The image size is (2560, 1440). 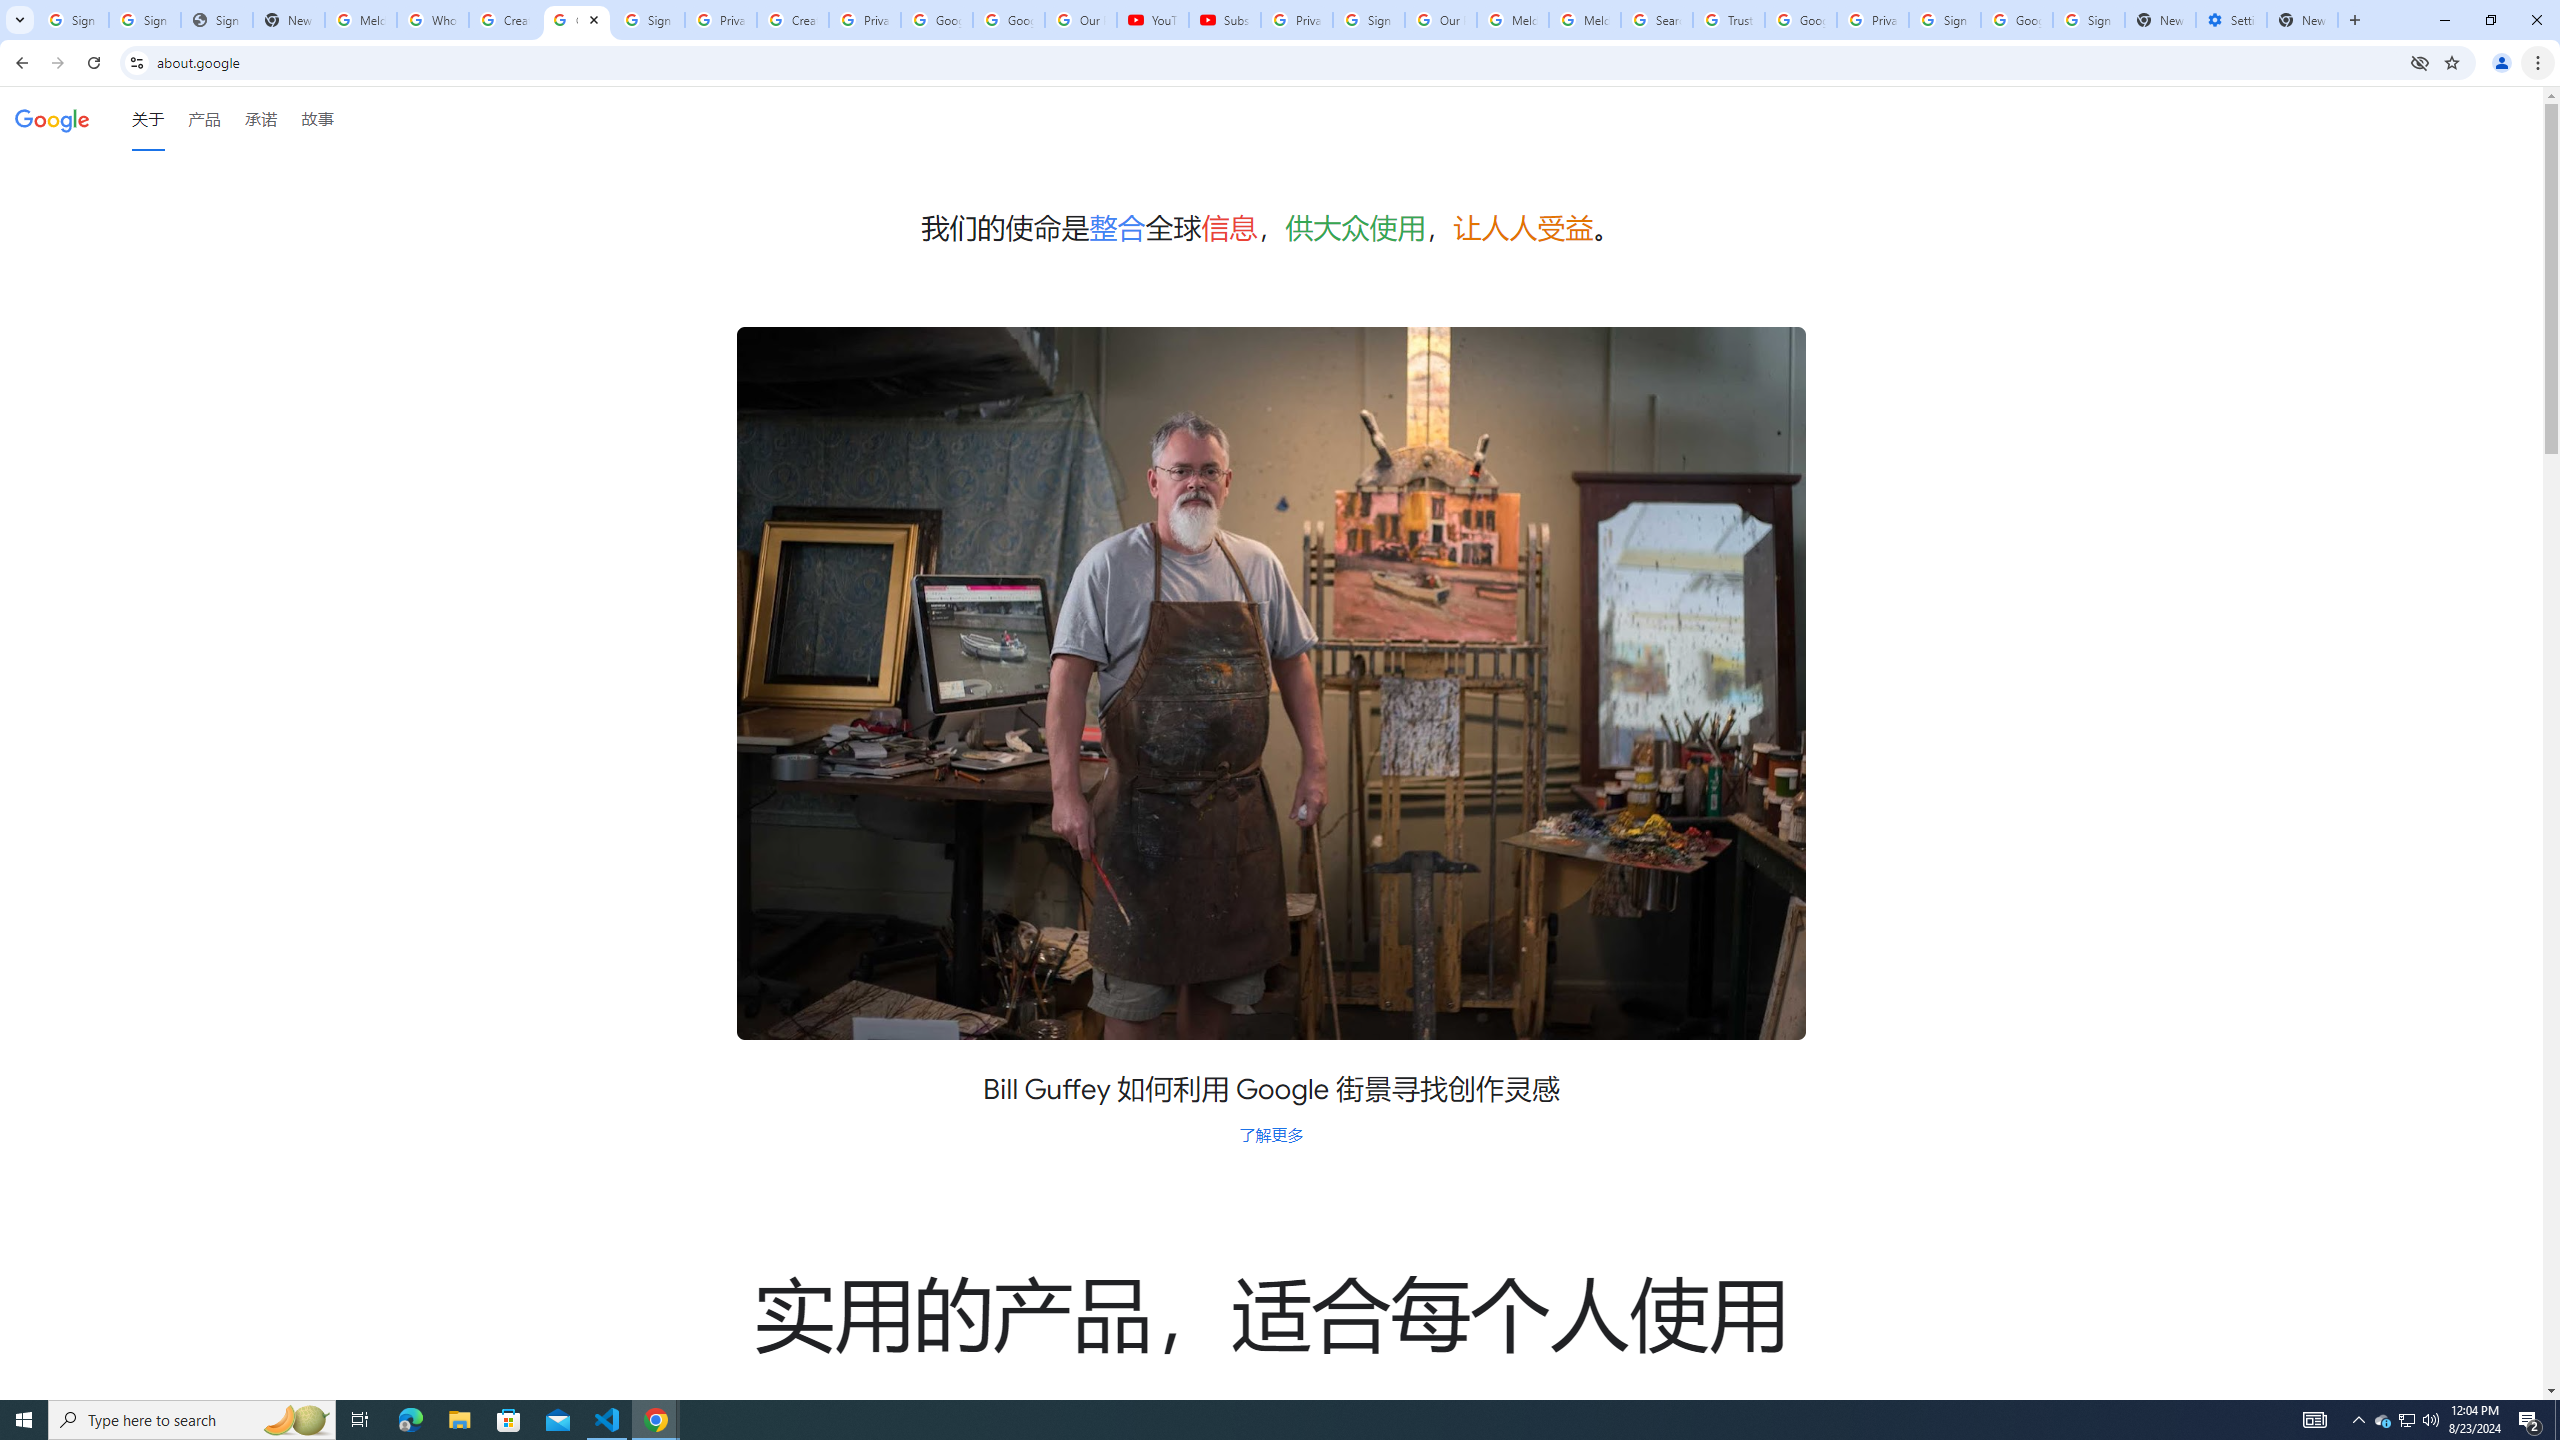 I want to click on 'New Tab', so click(x=2302, y=19).